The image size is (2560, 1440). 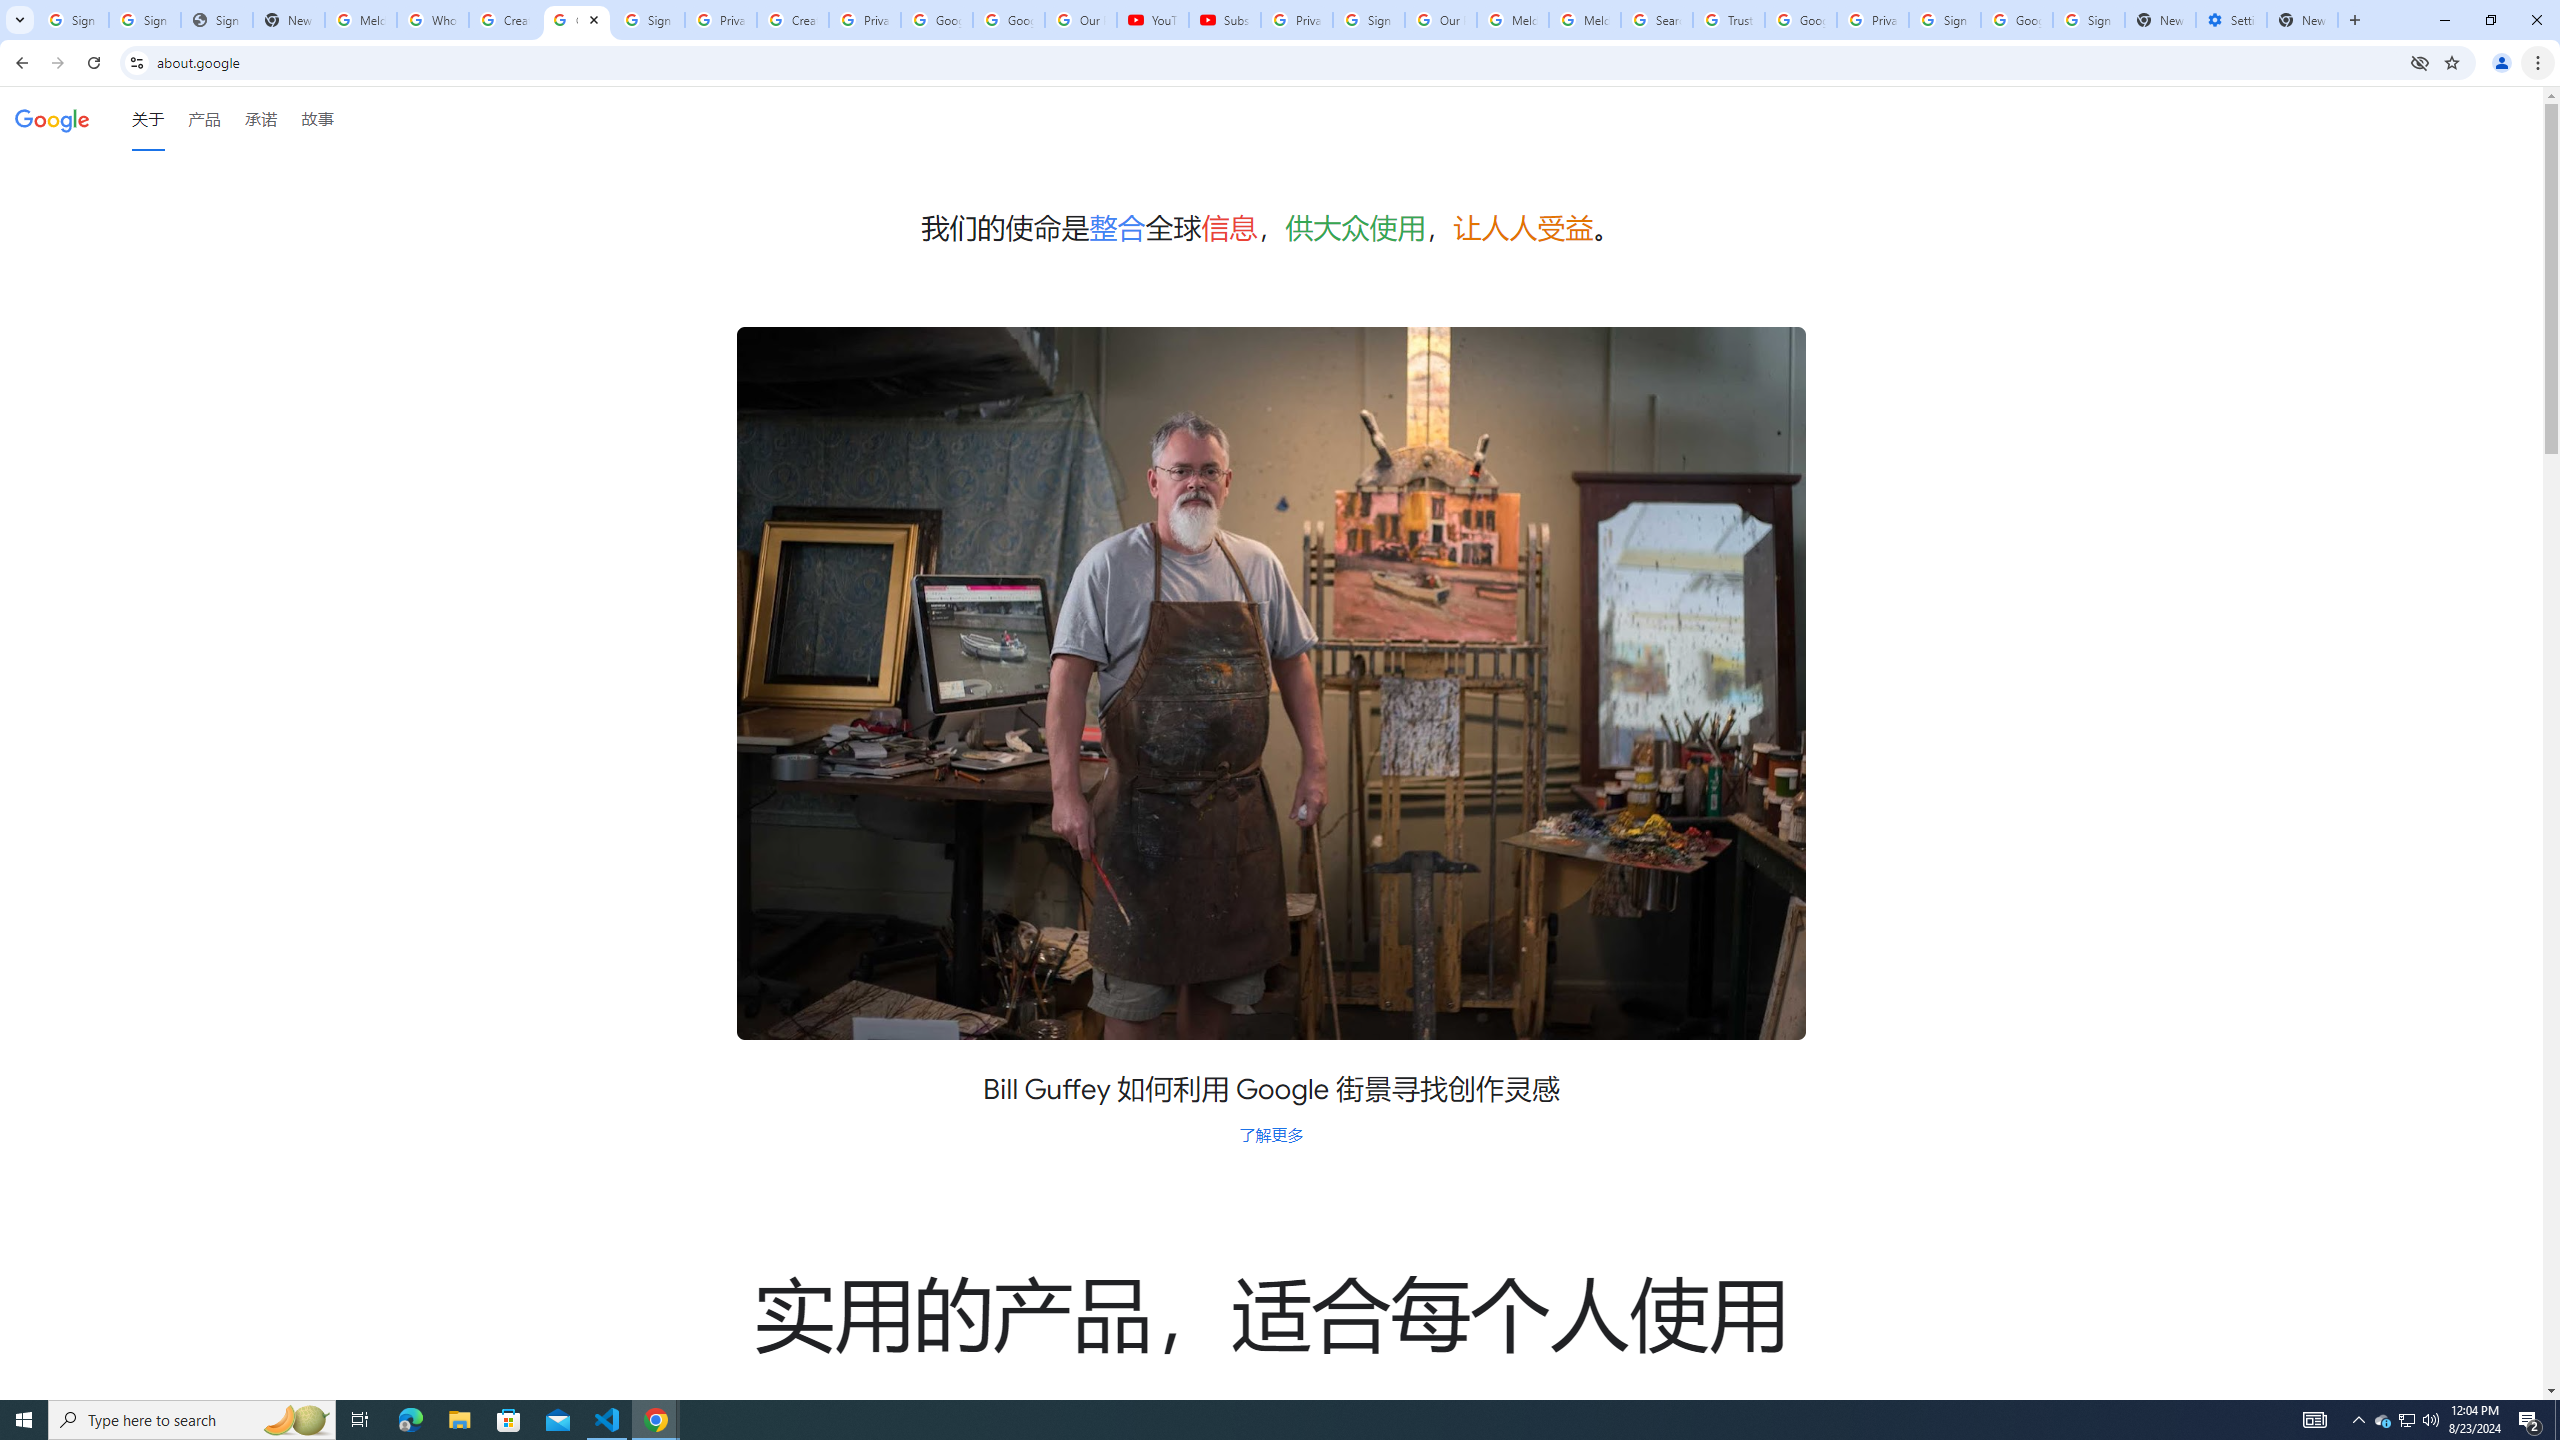 I want to click on 'New Tab', so click(x=2302, y=19).